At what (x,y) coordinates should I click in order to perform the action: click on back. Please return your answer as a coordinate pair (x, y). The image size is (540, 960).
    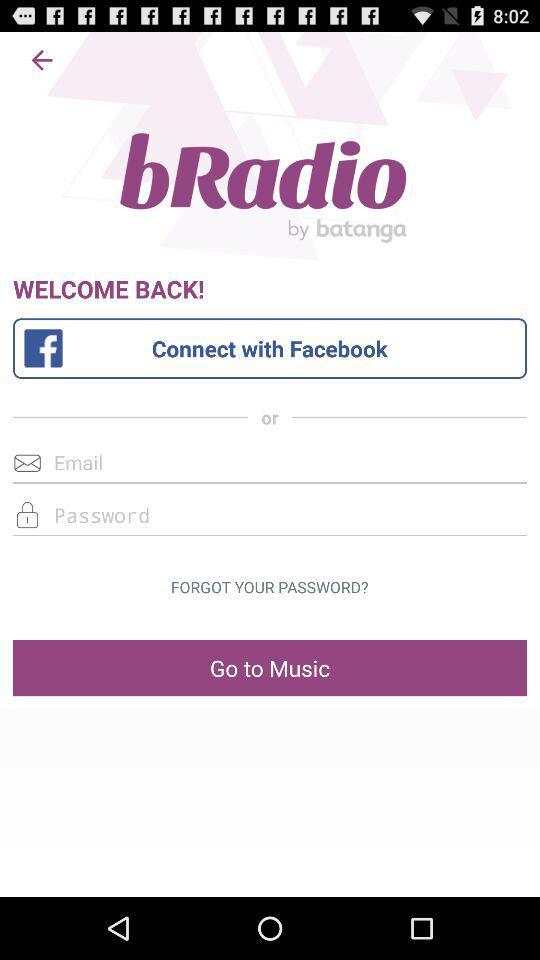
    Looking at the image, I should click on (42, 59).